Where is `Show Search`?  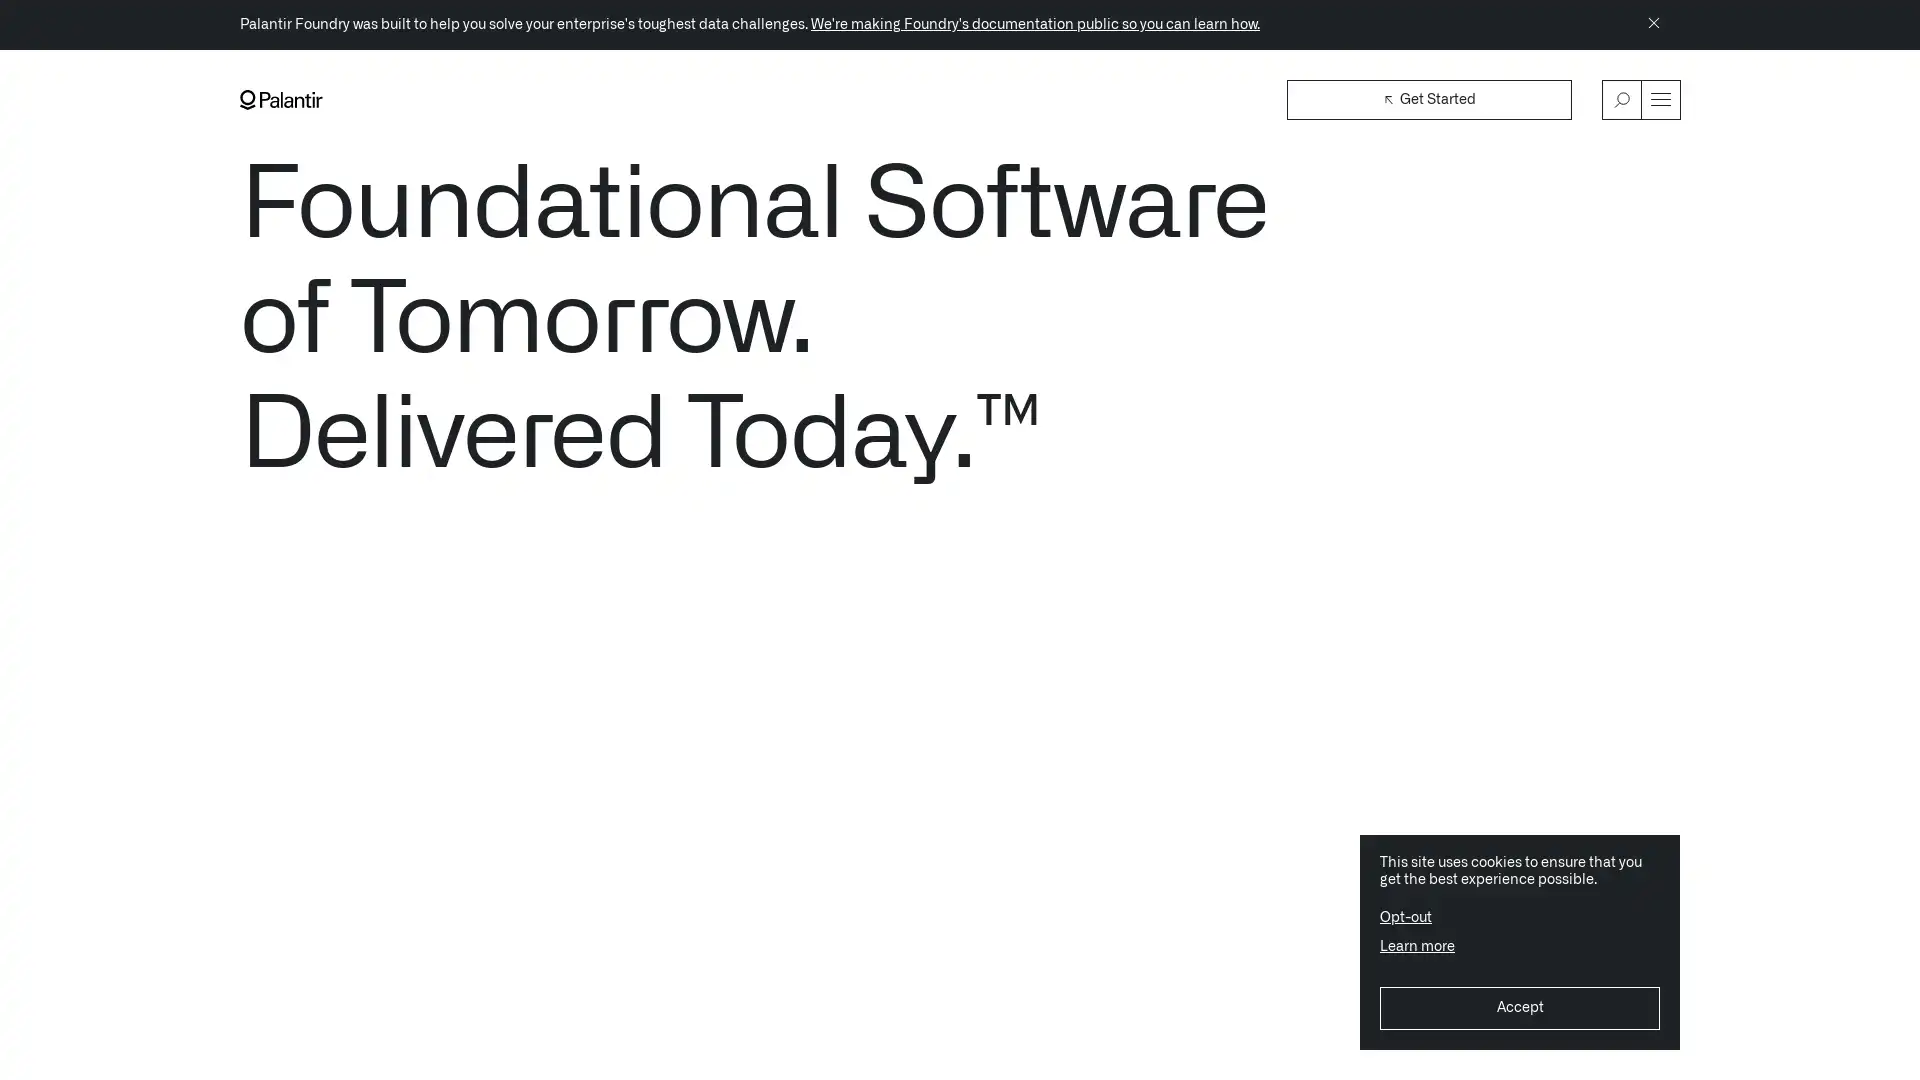
Show Search is located at coordinates (1622, 99).